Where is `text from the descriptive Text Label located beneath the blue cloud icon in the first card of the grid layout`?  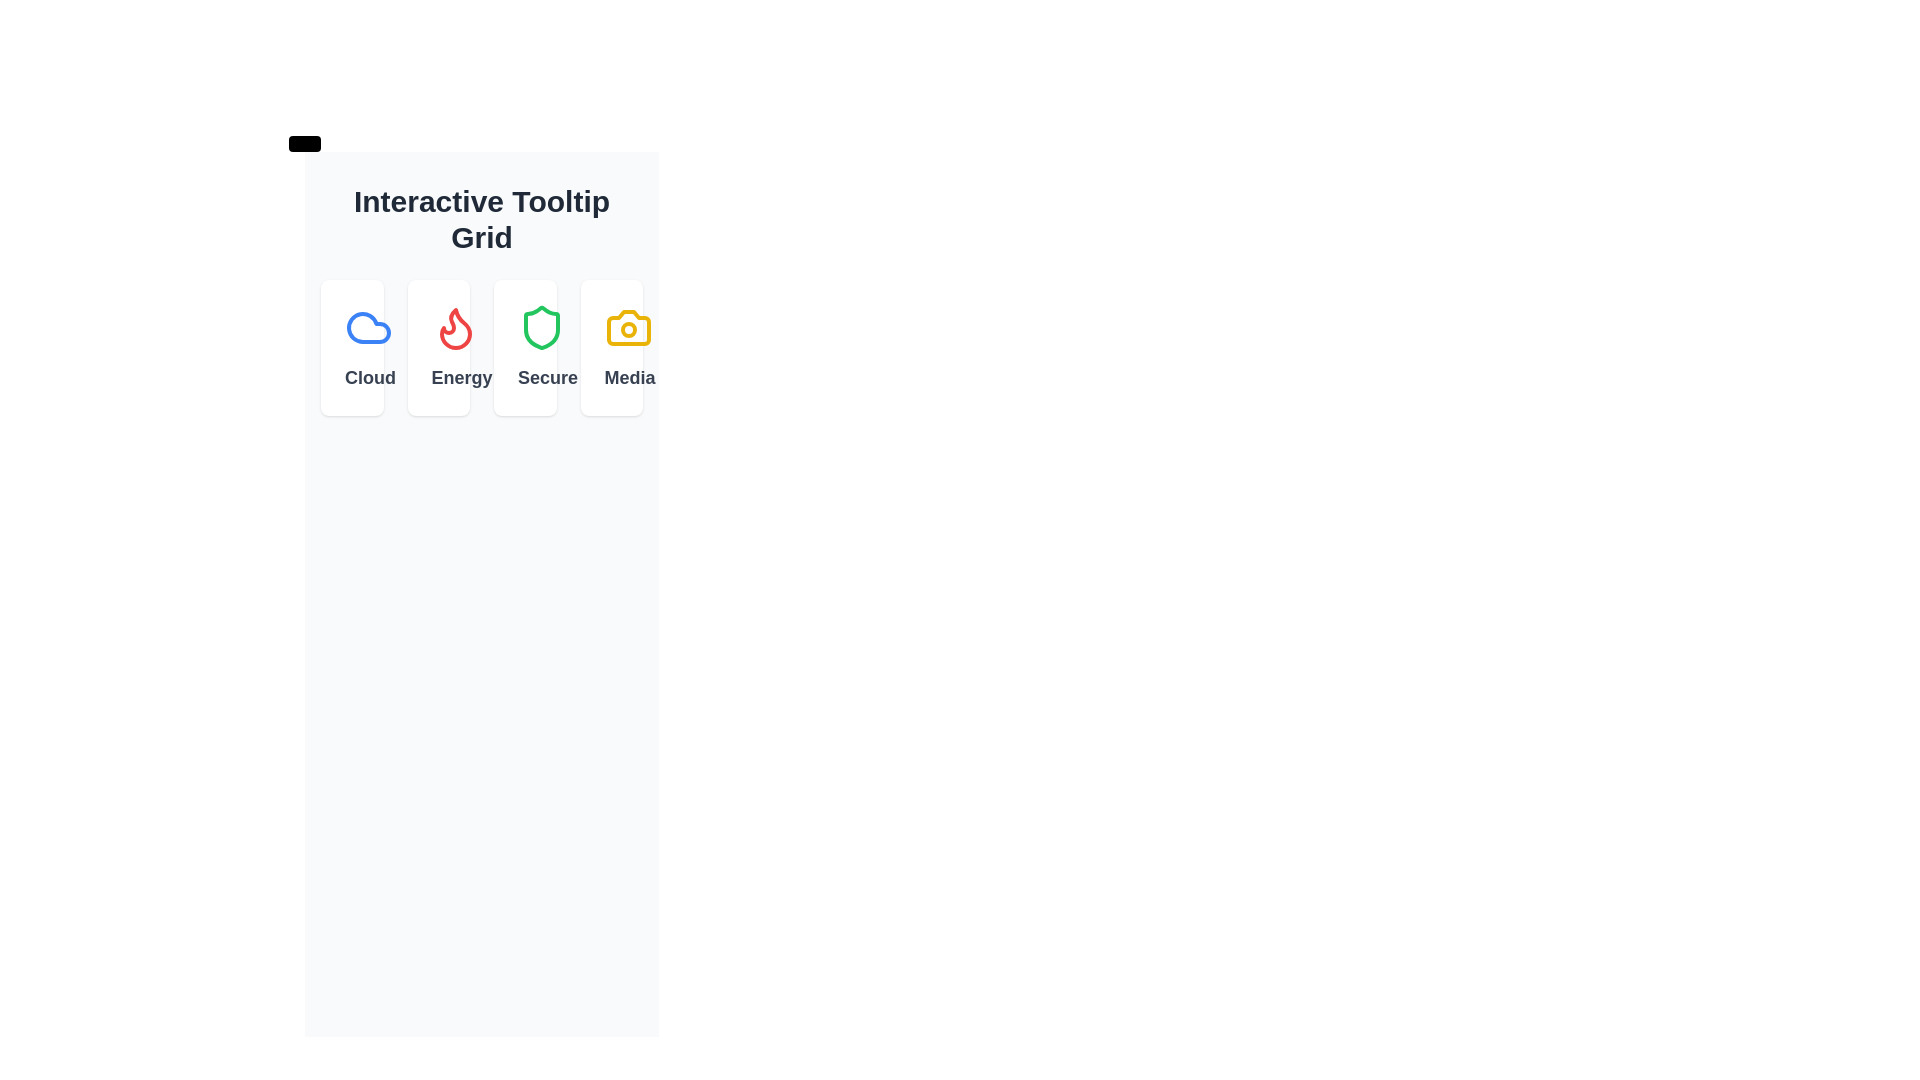 text from the descriptive Text Label located beneath the blue cloud icon in the first card of the grid layout is located at coordinates (352, 378).